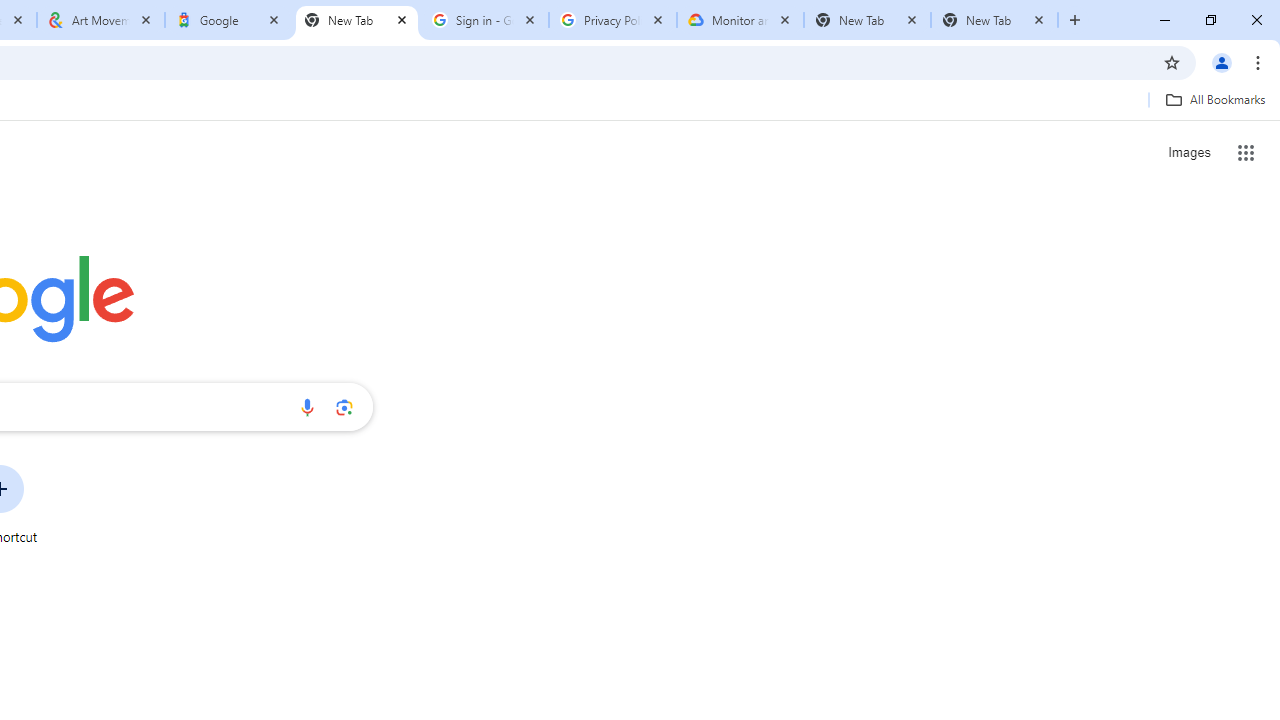 The image size is (1280, 720). What do you see at coordinates (1189, 152) in the screenshot?
I see `'Search for Images '` at bounding box center [1189, 152].